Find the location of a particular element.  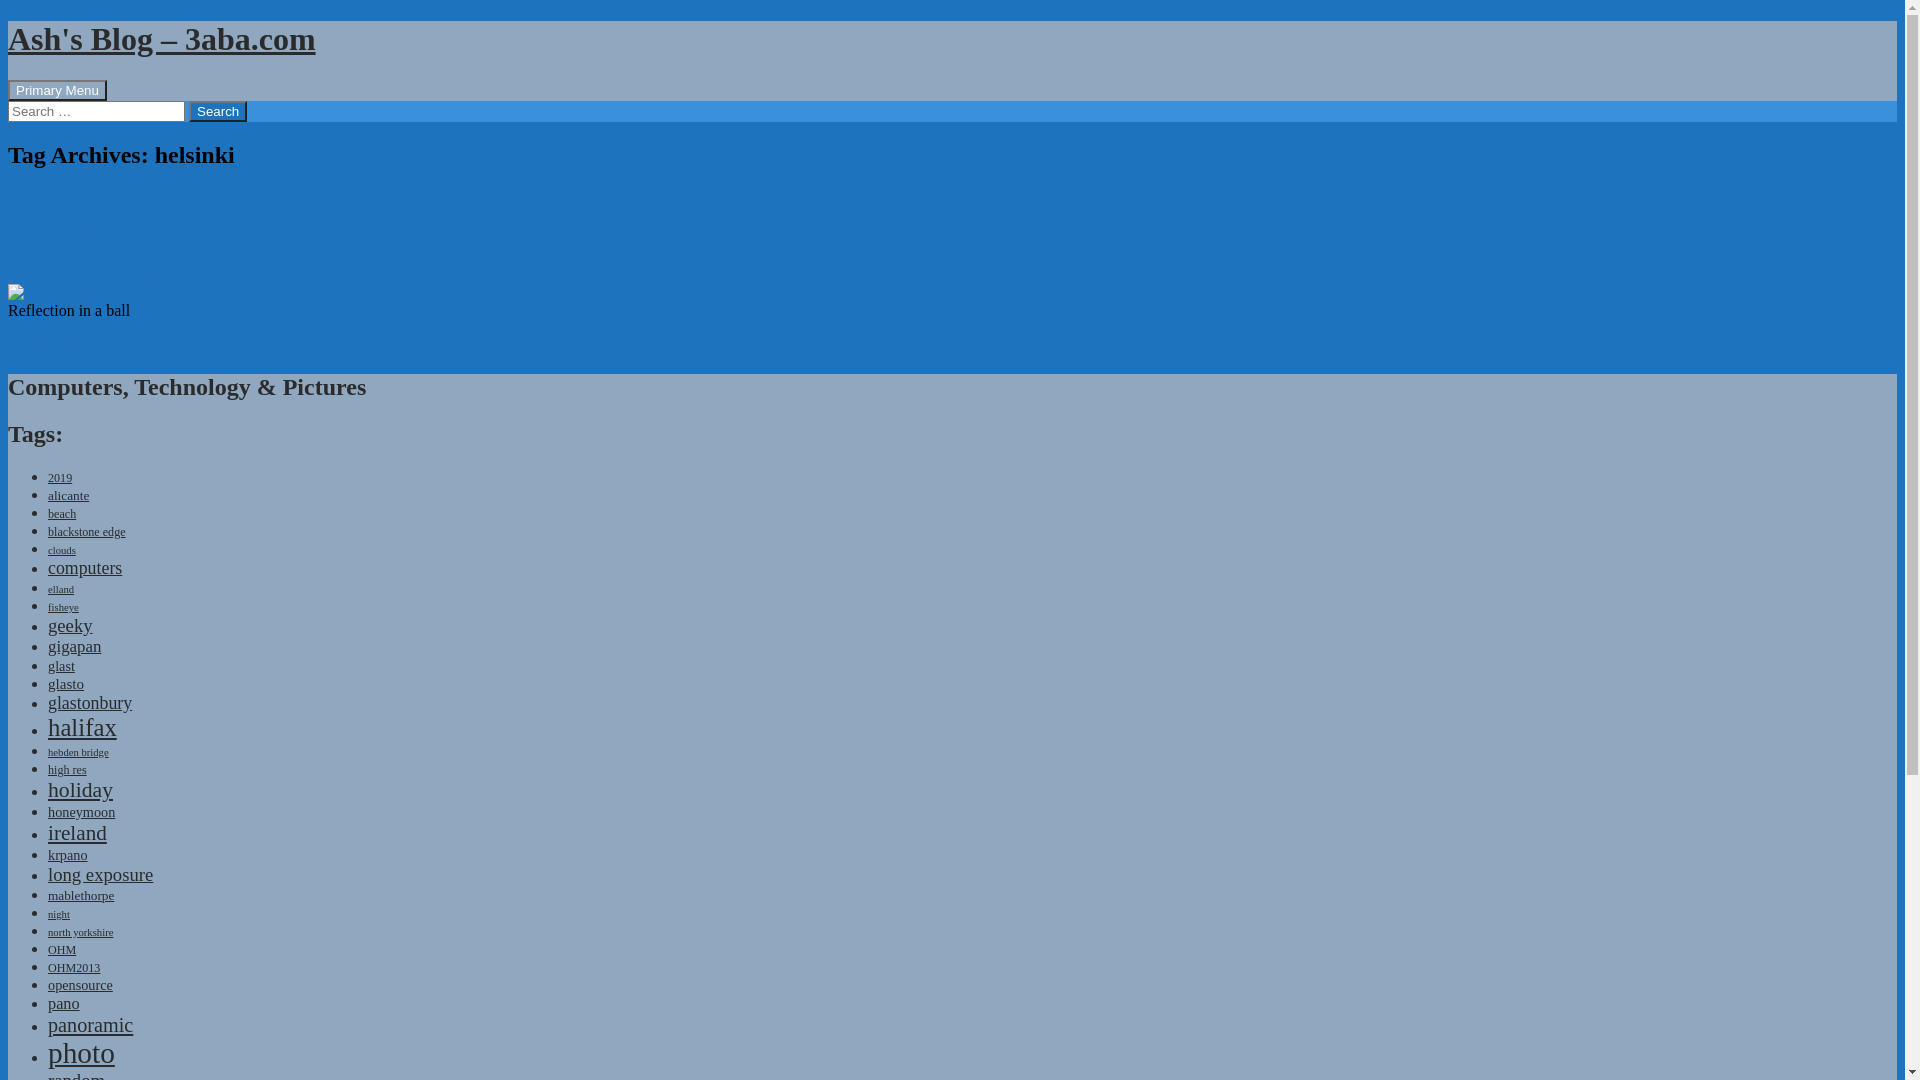

'hebden bridge' is located at coordinates (78, 752).